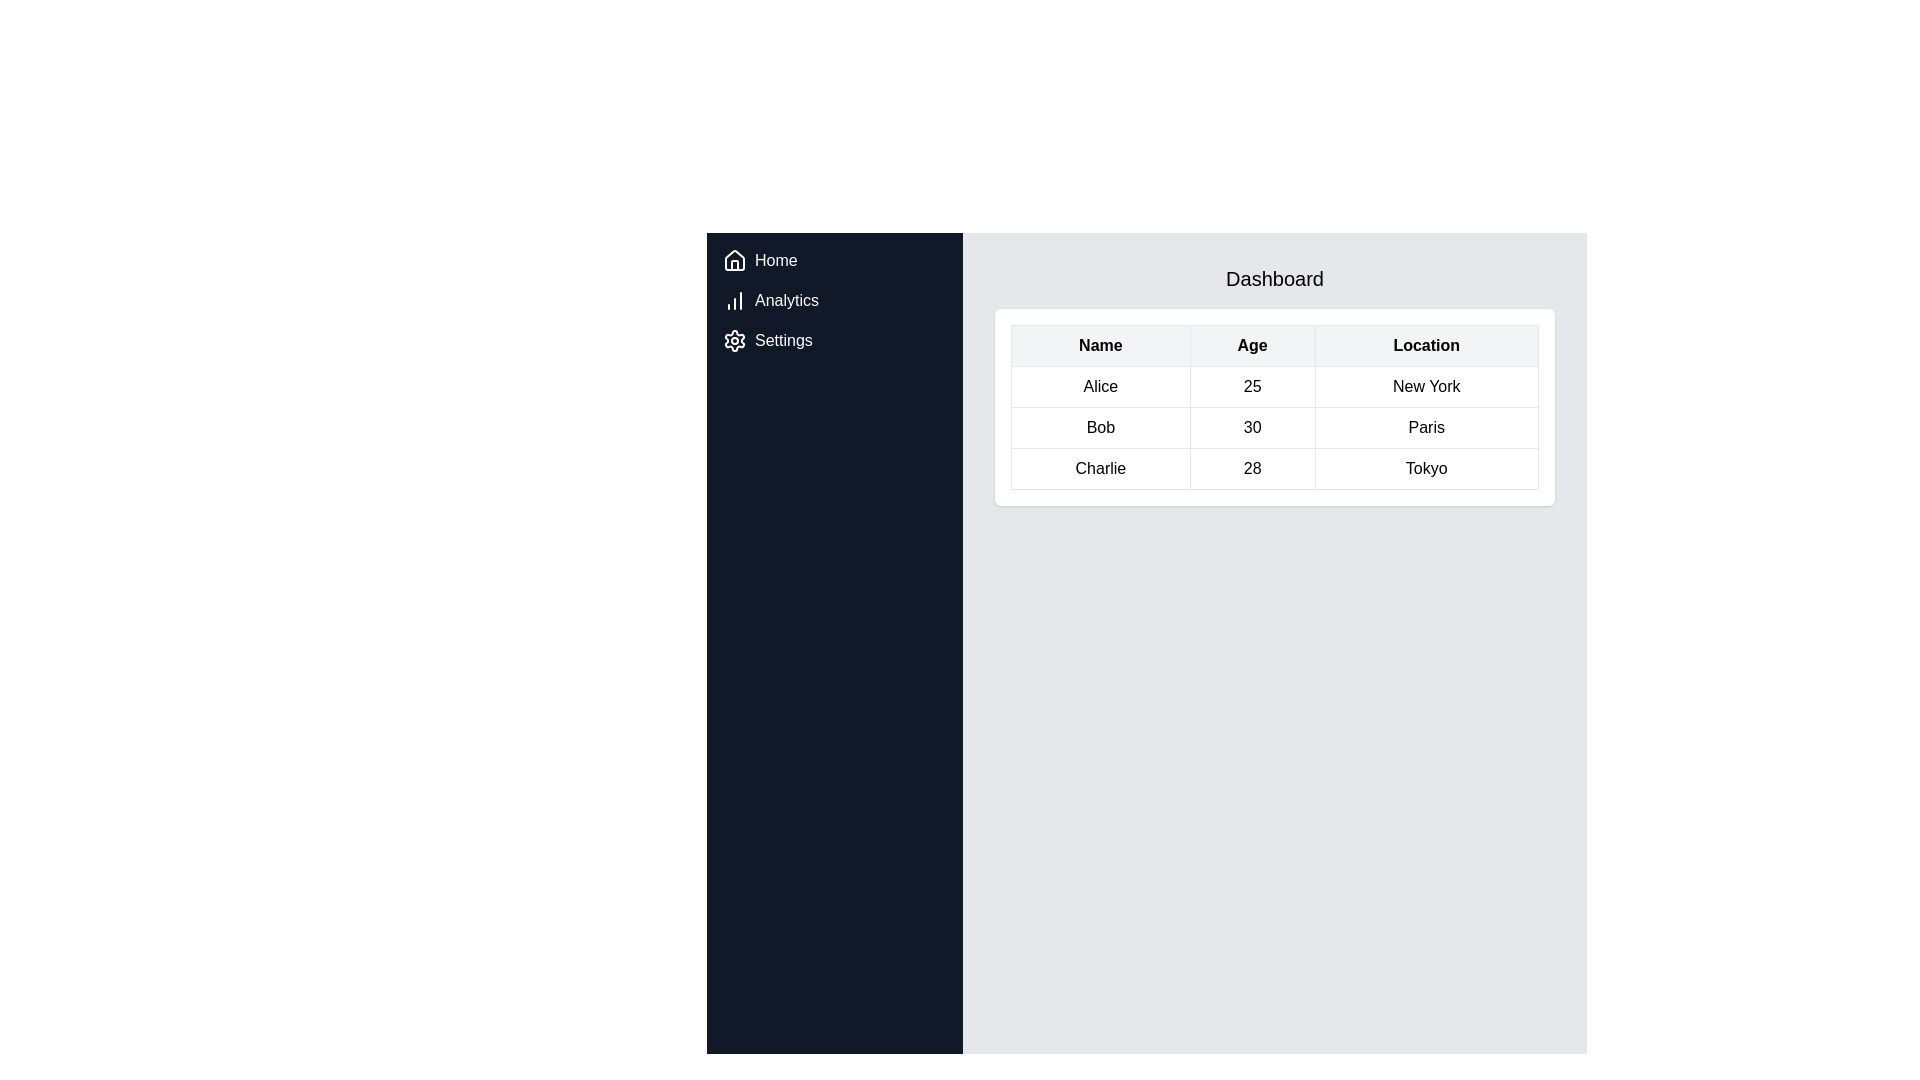 This screenshot has height=1080, width=1920. I want to click on the table row containing 'Charlie28Tokyo', so click(1274, 469).